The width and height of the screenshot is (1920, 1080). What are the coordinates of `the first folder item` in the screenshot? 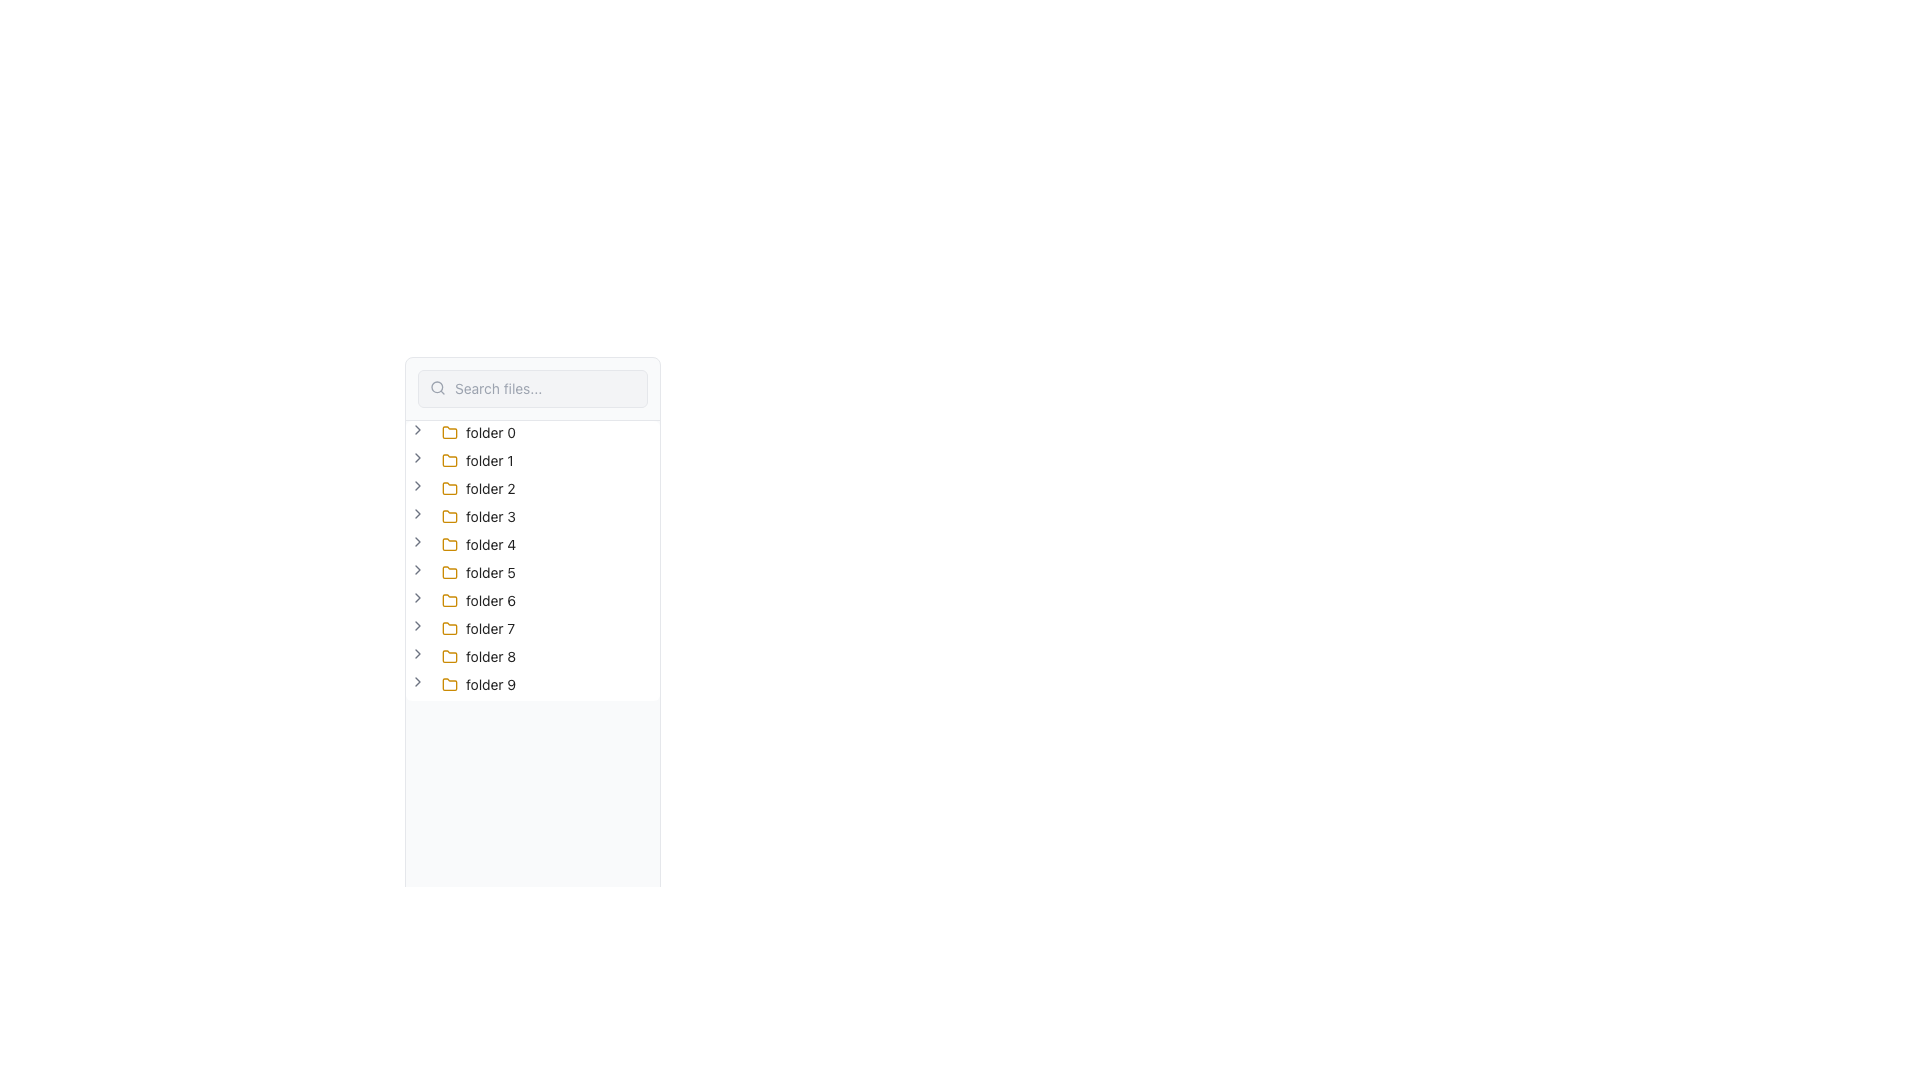 It's located at (478, 431).